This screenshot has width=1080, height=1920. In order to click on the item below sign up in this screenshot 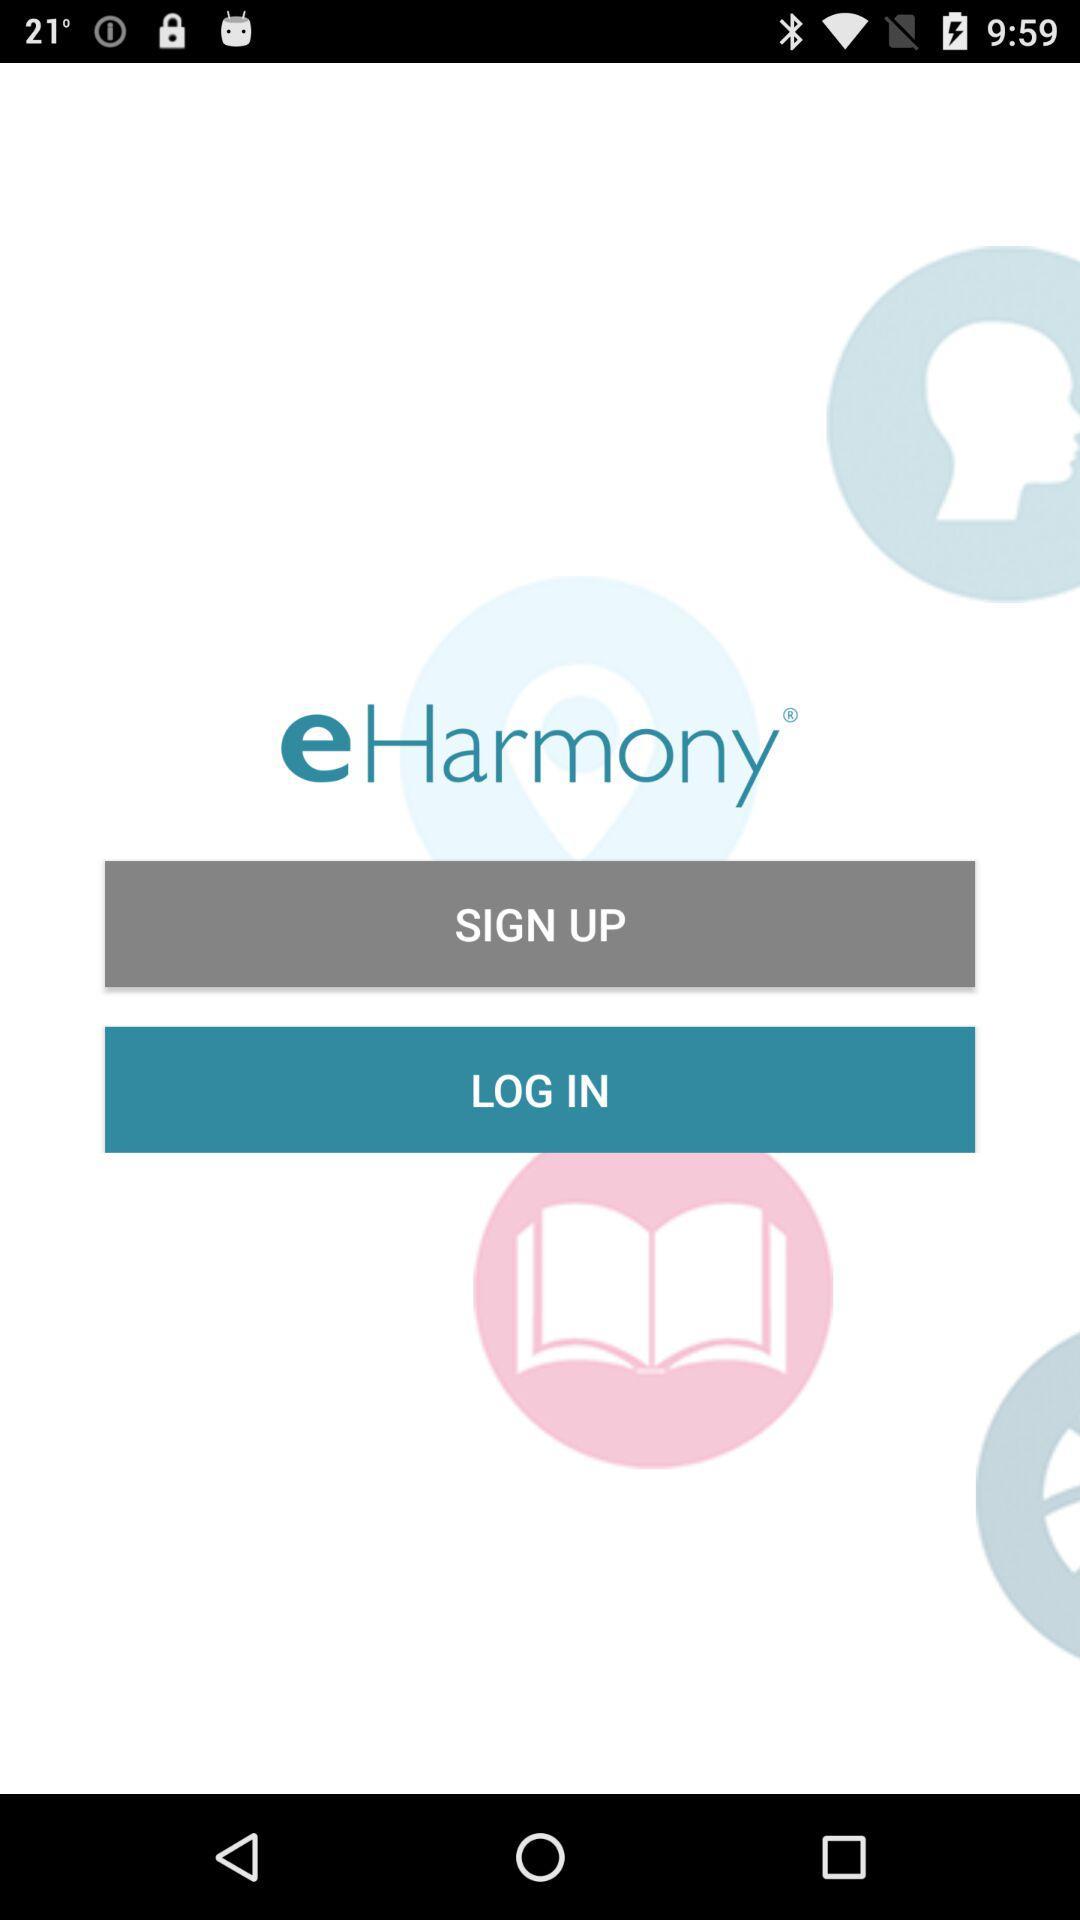, I will do `click(540, 1088)`.